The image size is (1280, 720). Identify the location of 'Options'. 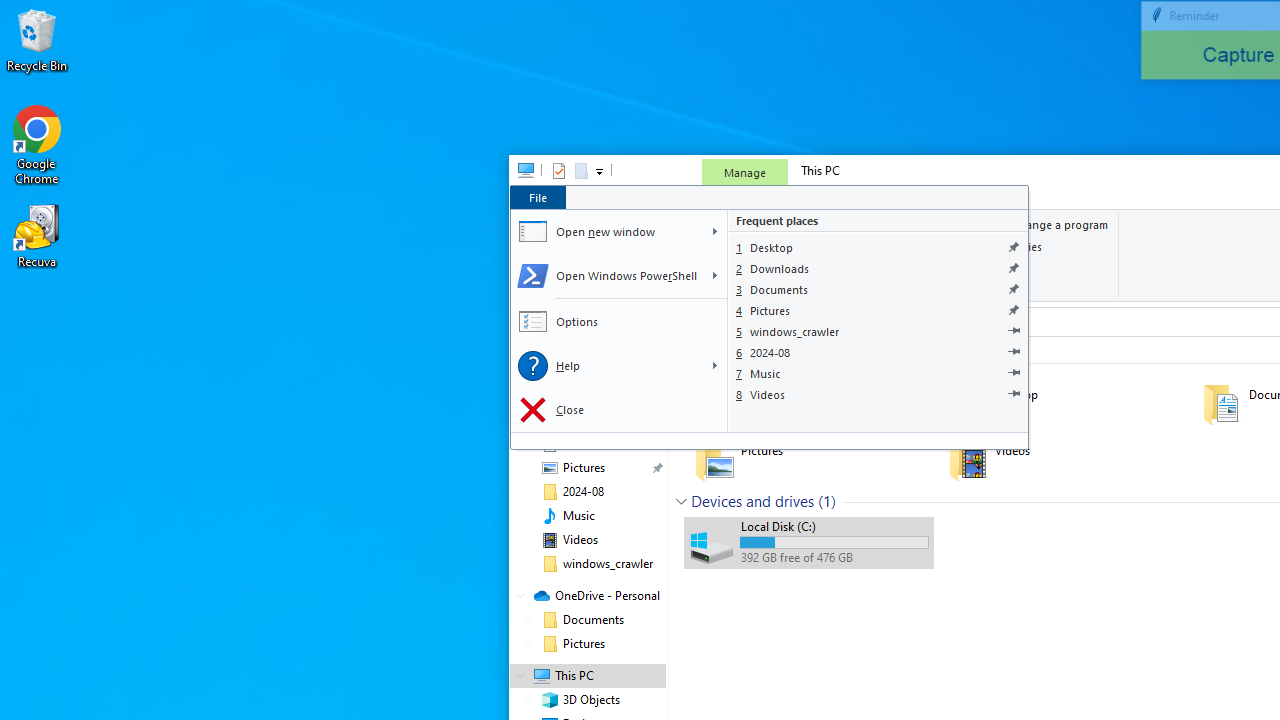
(617, 321).